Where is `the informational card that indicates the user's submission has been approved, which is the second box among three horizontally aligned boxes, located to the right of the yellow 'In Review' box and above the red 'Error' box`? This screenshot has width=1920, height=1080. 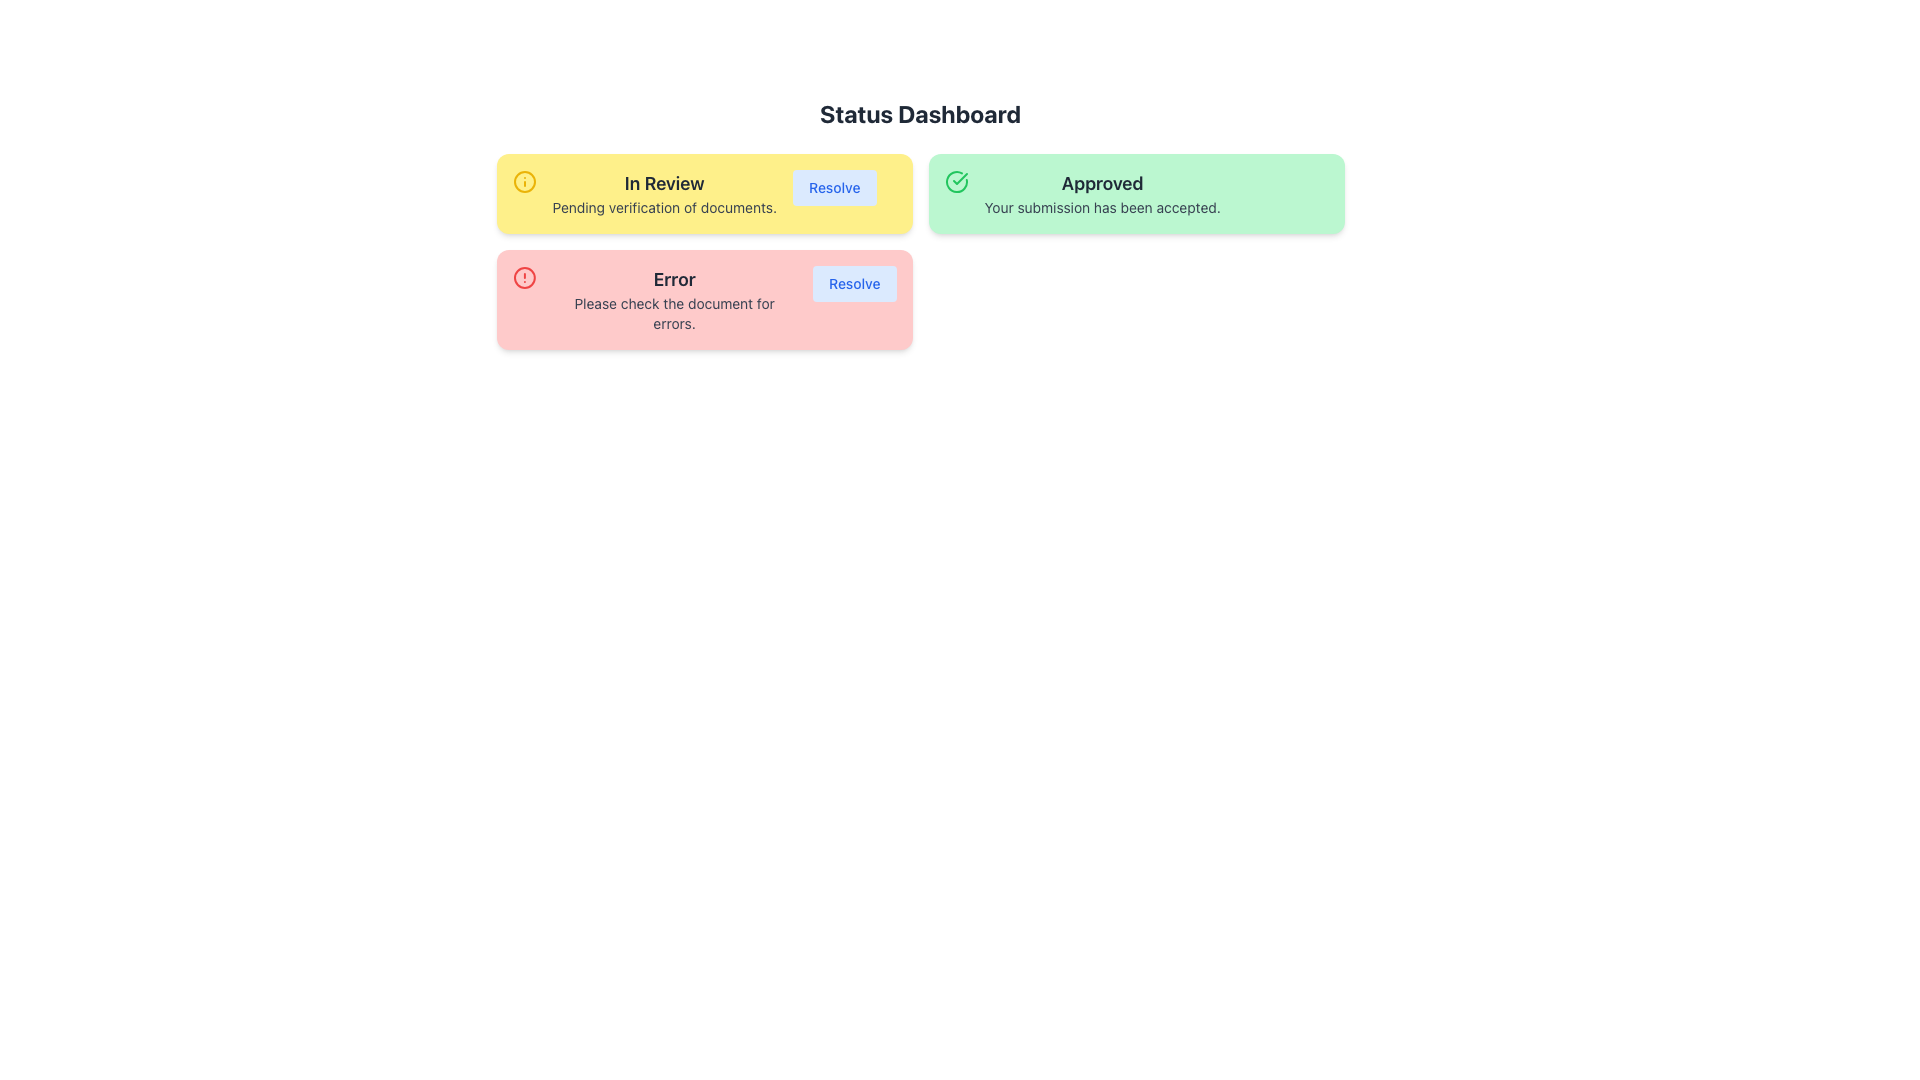
the informational card that indicates the user's submission has been approved, which is the second box among three horizontally aligned boxes, located to the right of the yellow 'In Review' box and above the red 'Error' box is located at coordinates (1136, 193).